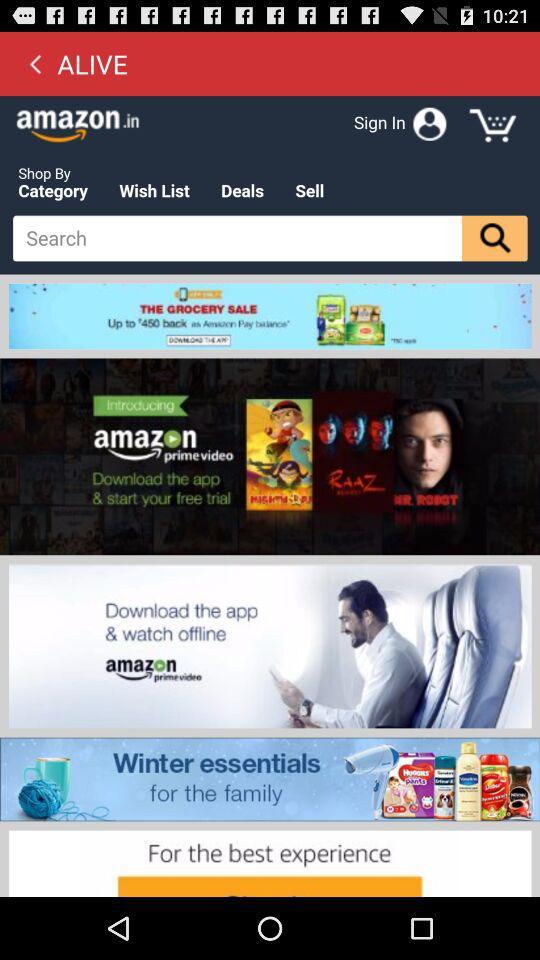 This screenshot has width=540, height=960. Describe the element at coordinates (35, 63) in the screenshot. I see `click on arrow to go back to previous page` at that location.